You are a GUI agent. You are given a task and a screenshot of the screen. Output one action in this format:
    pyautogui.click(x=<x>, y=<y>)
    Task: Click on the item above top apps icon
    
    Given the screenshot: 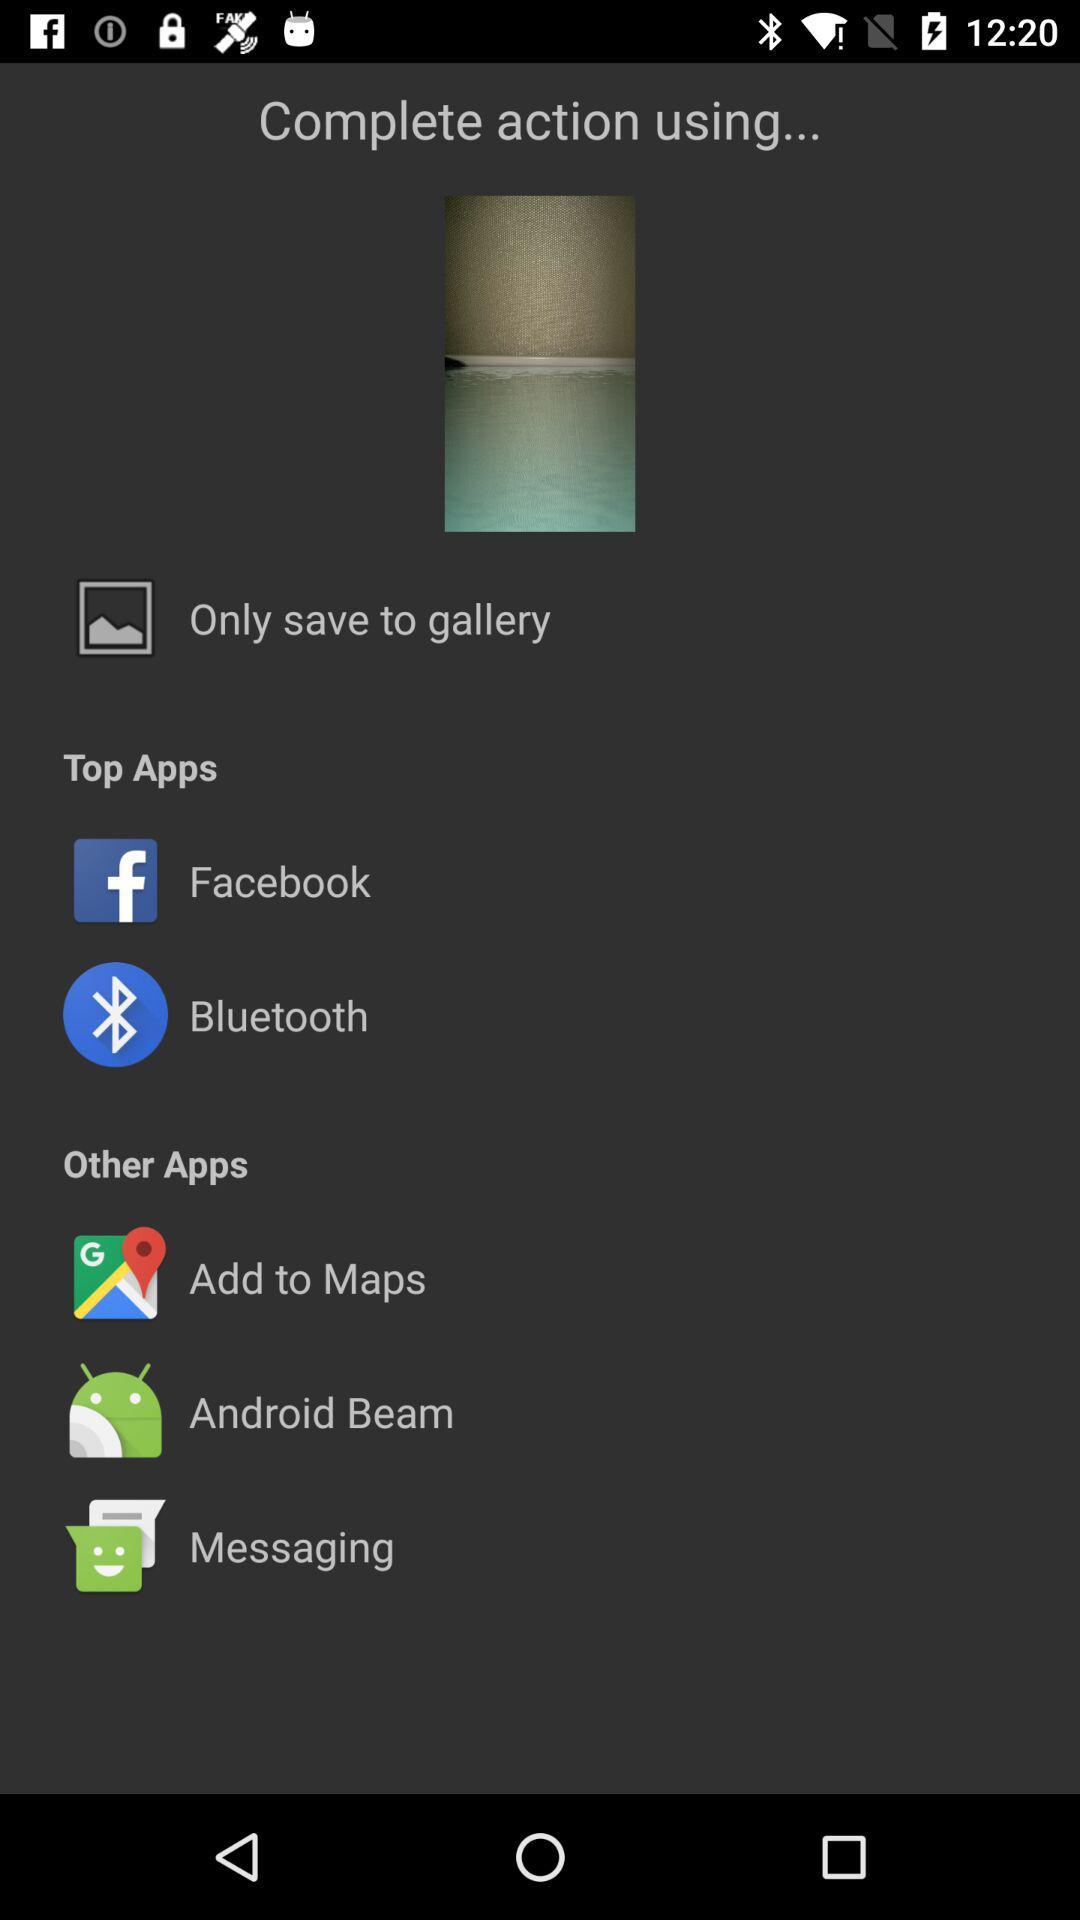 What is the action you would take?
    pyautogui.click(x=370, y=617)
    